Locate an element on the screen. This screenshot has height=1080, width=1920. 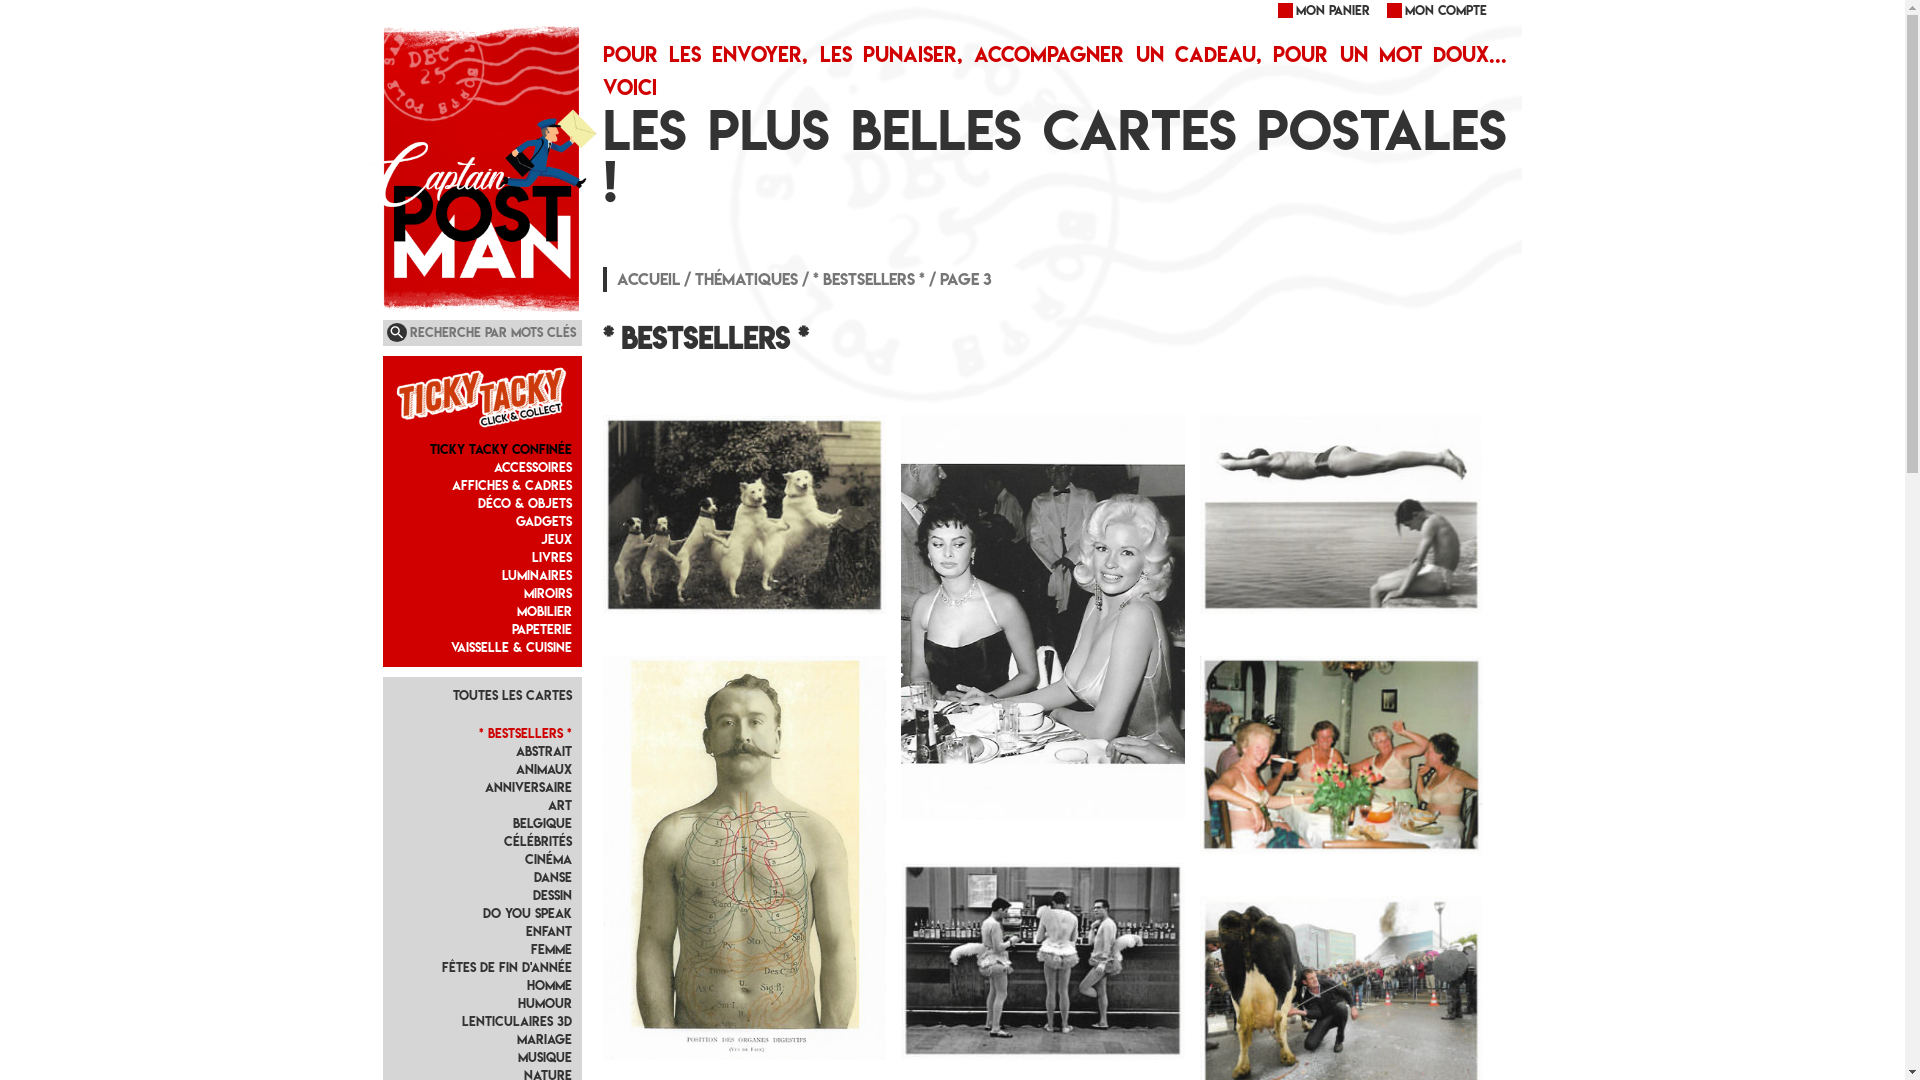
'Mon compte' is located at coordinates (1434, 10).